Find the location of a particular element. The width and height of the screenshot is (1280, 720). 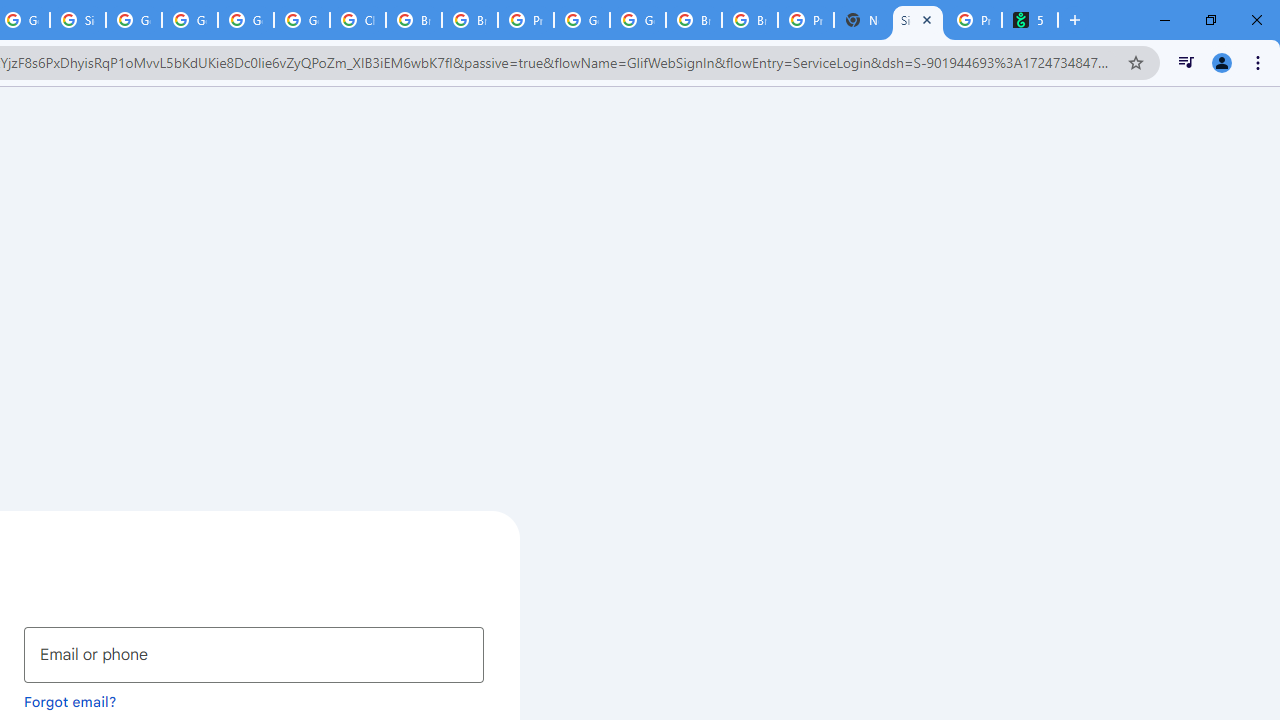

'Forgot email?' is located at coordinates (70, 700).